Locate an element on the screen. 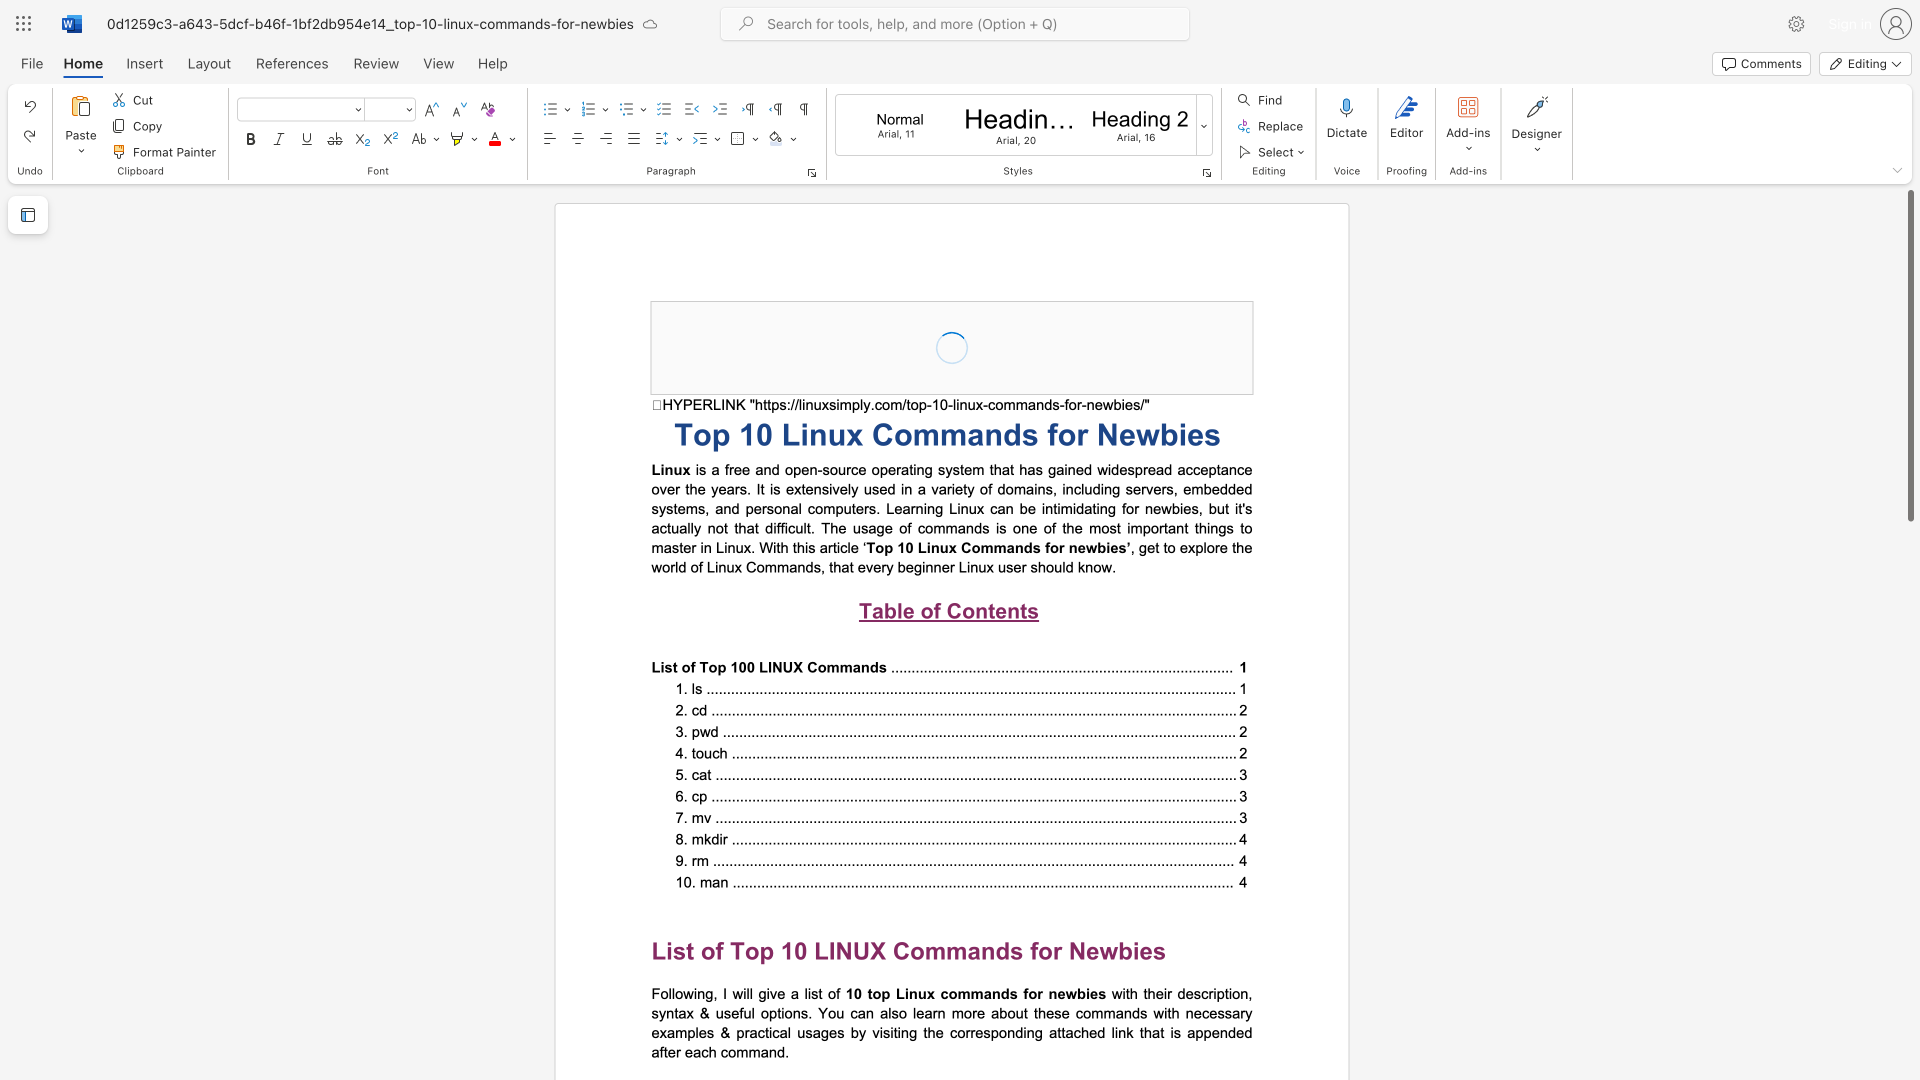 The width and height of the screenshot is (1920, 1080). the scrollbar on the right side to scroll the page down is located at coordinates (1909, 810).